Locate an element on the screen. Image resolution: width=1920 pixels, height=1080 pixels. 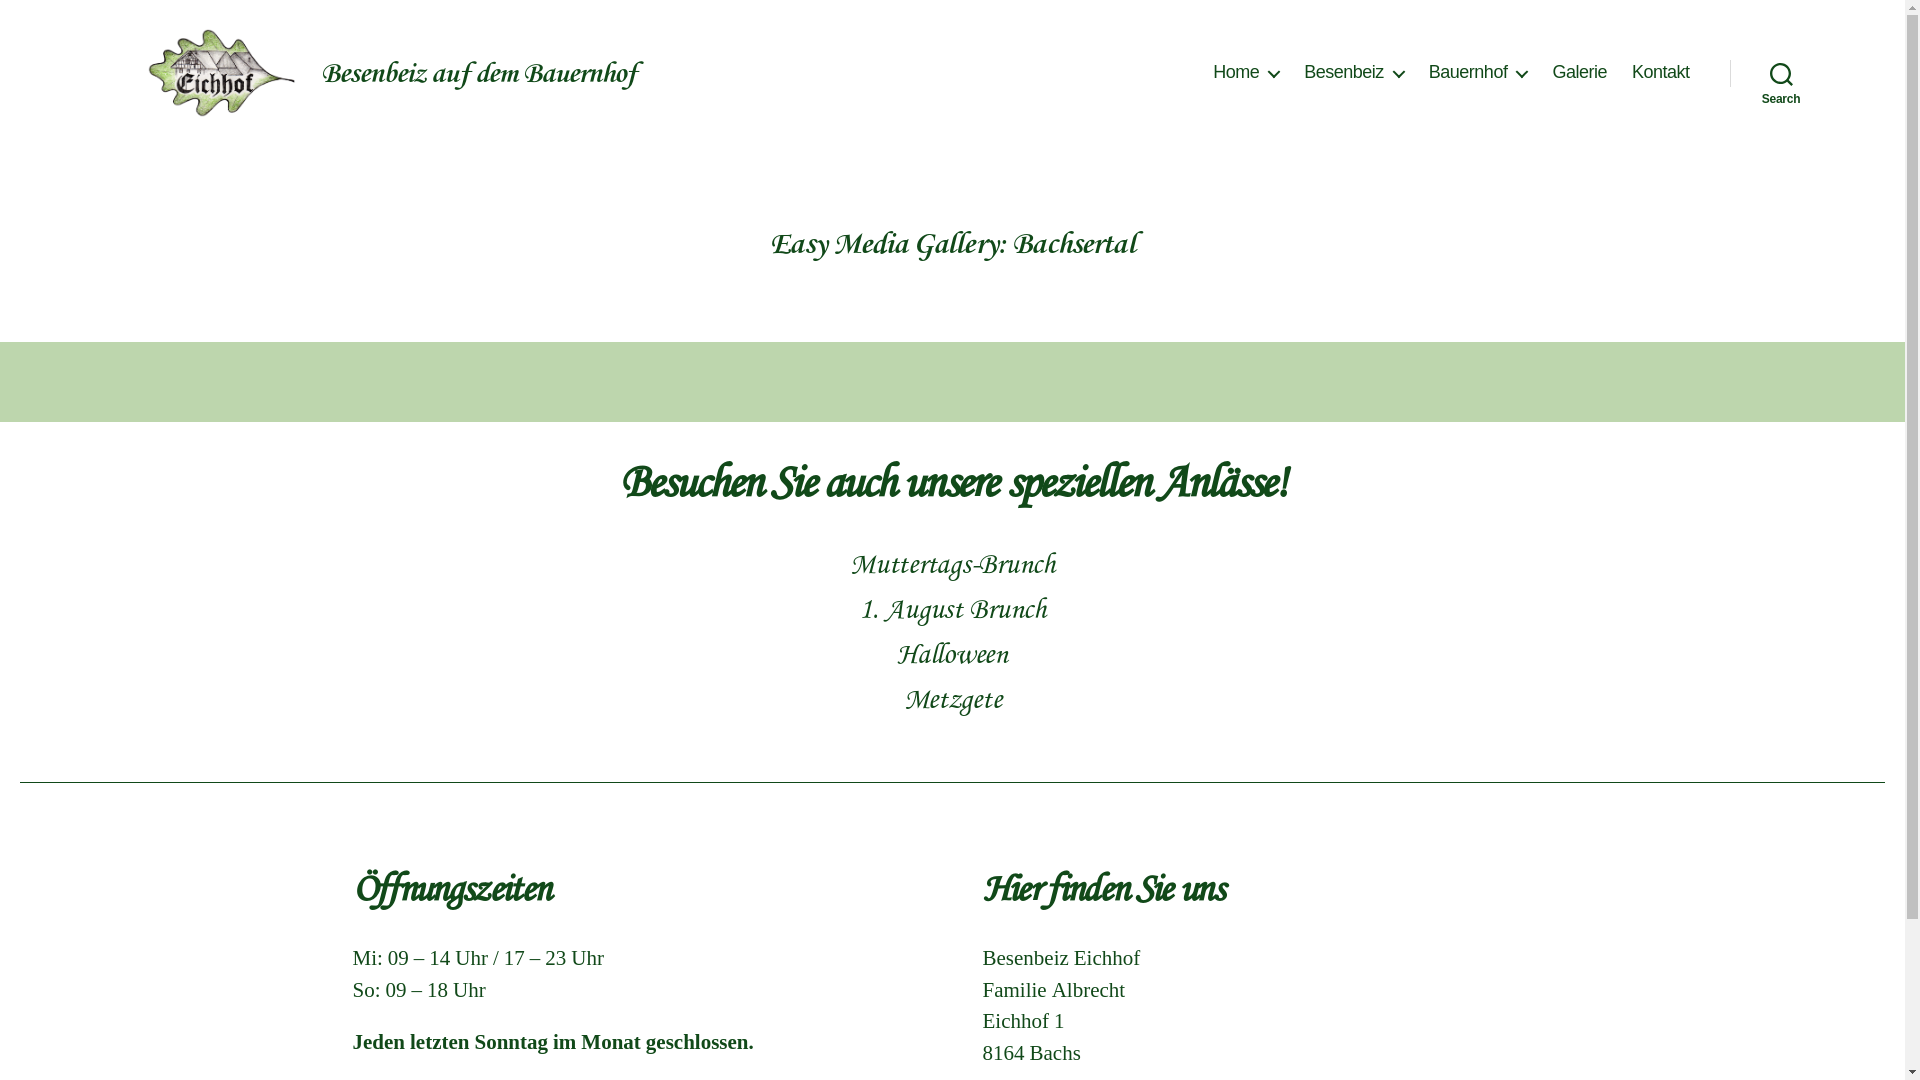
'Bauernhof' is located at coordinates (1478, 72).